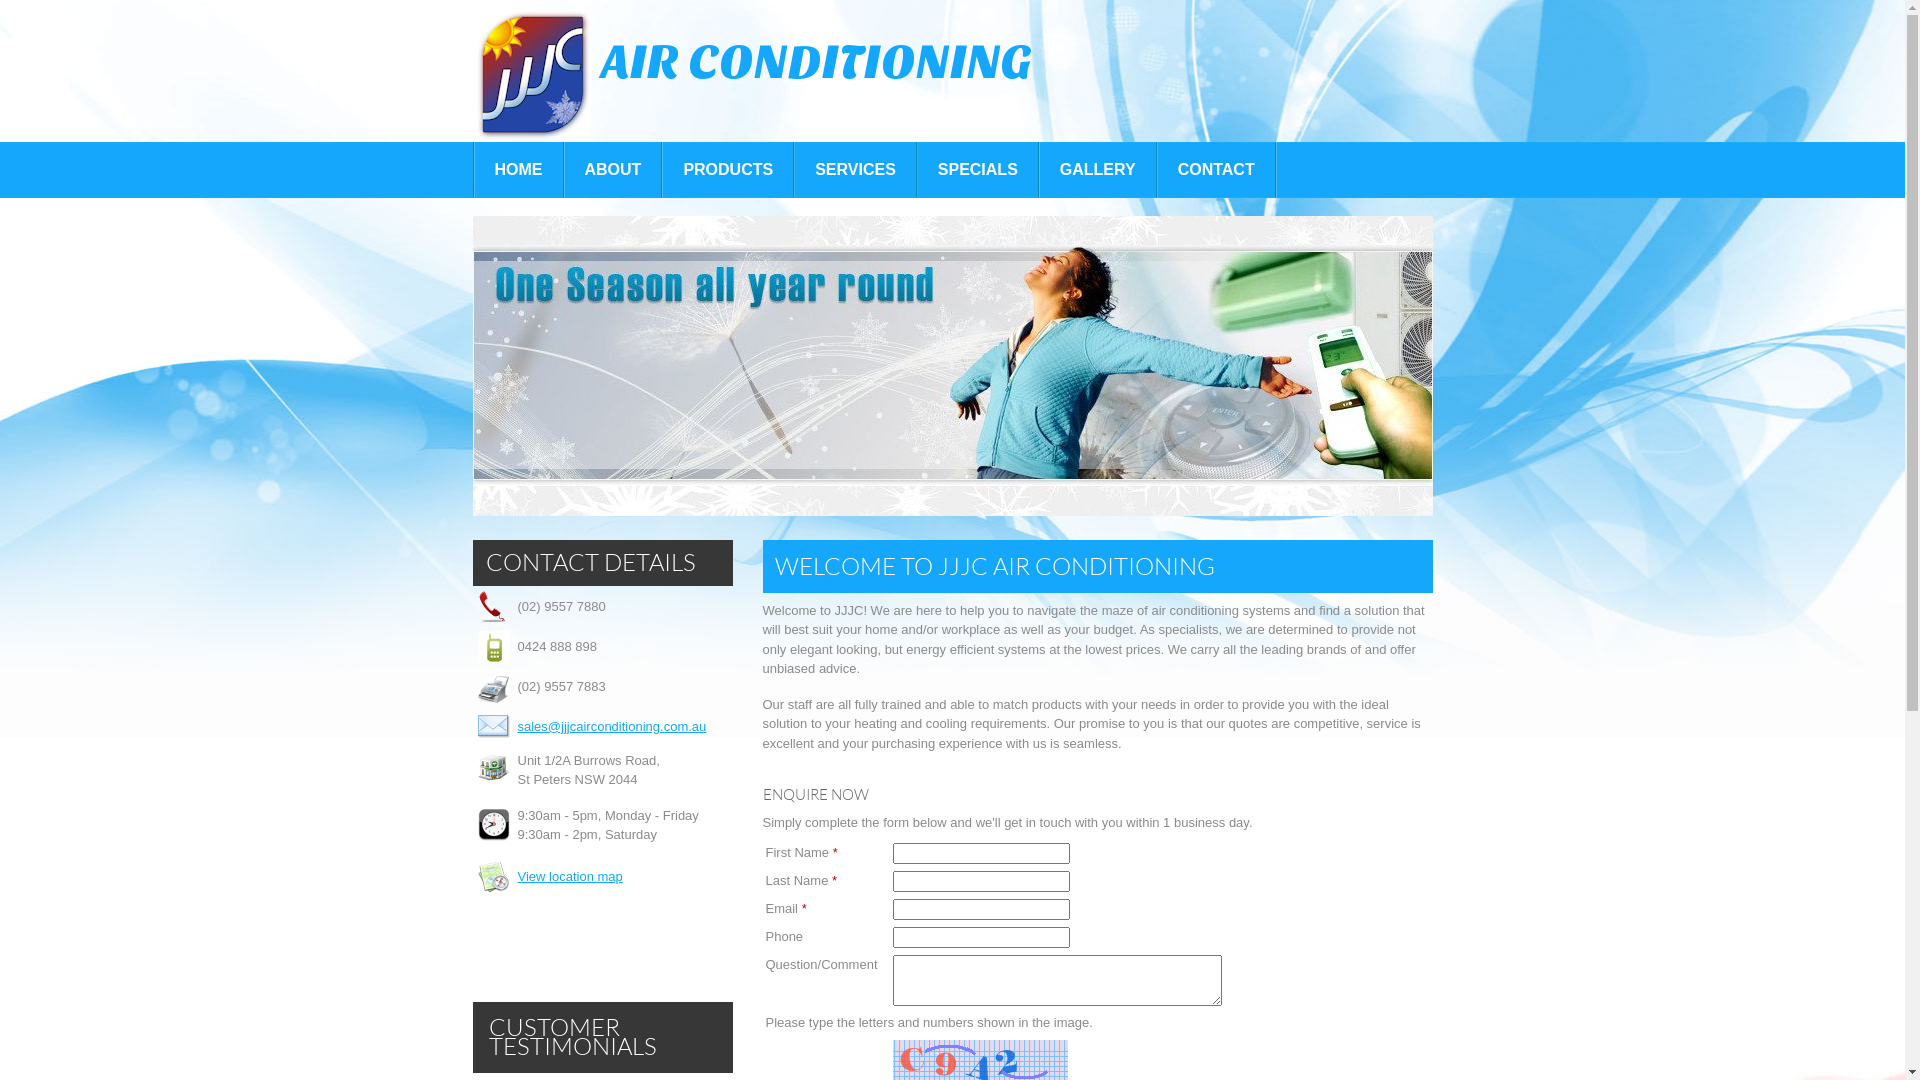 This screenshot has height=1080, width=1920. I want to click on 'GALLERY', so click(1097, 168).